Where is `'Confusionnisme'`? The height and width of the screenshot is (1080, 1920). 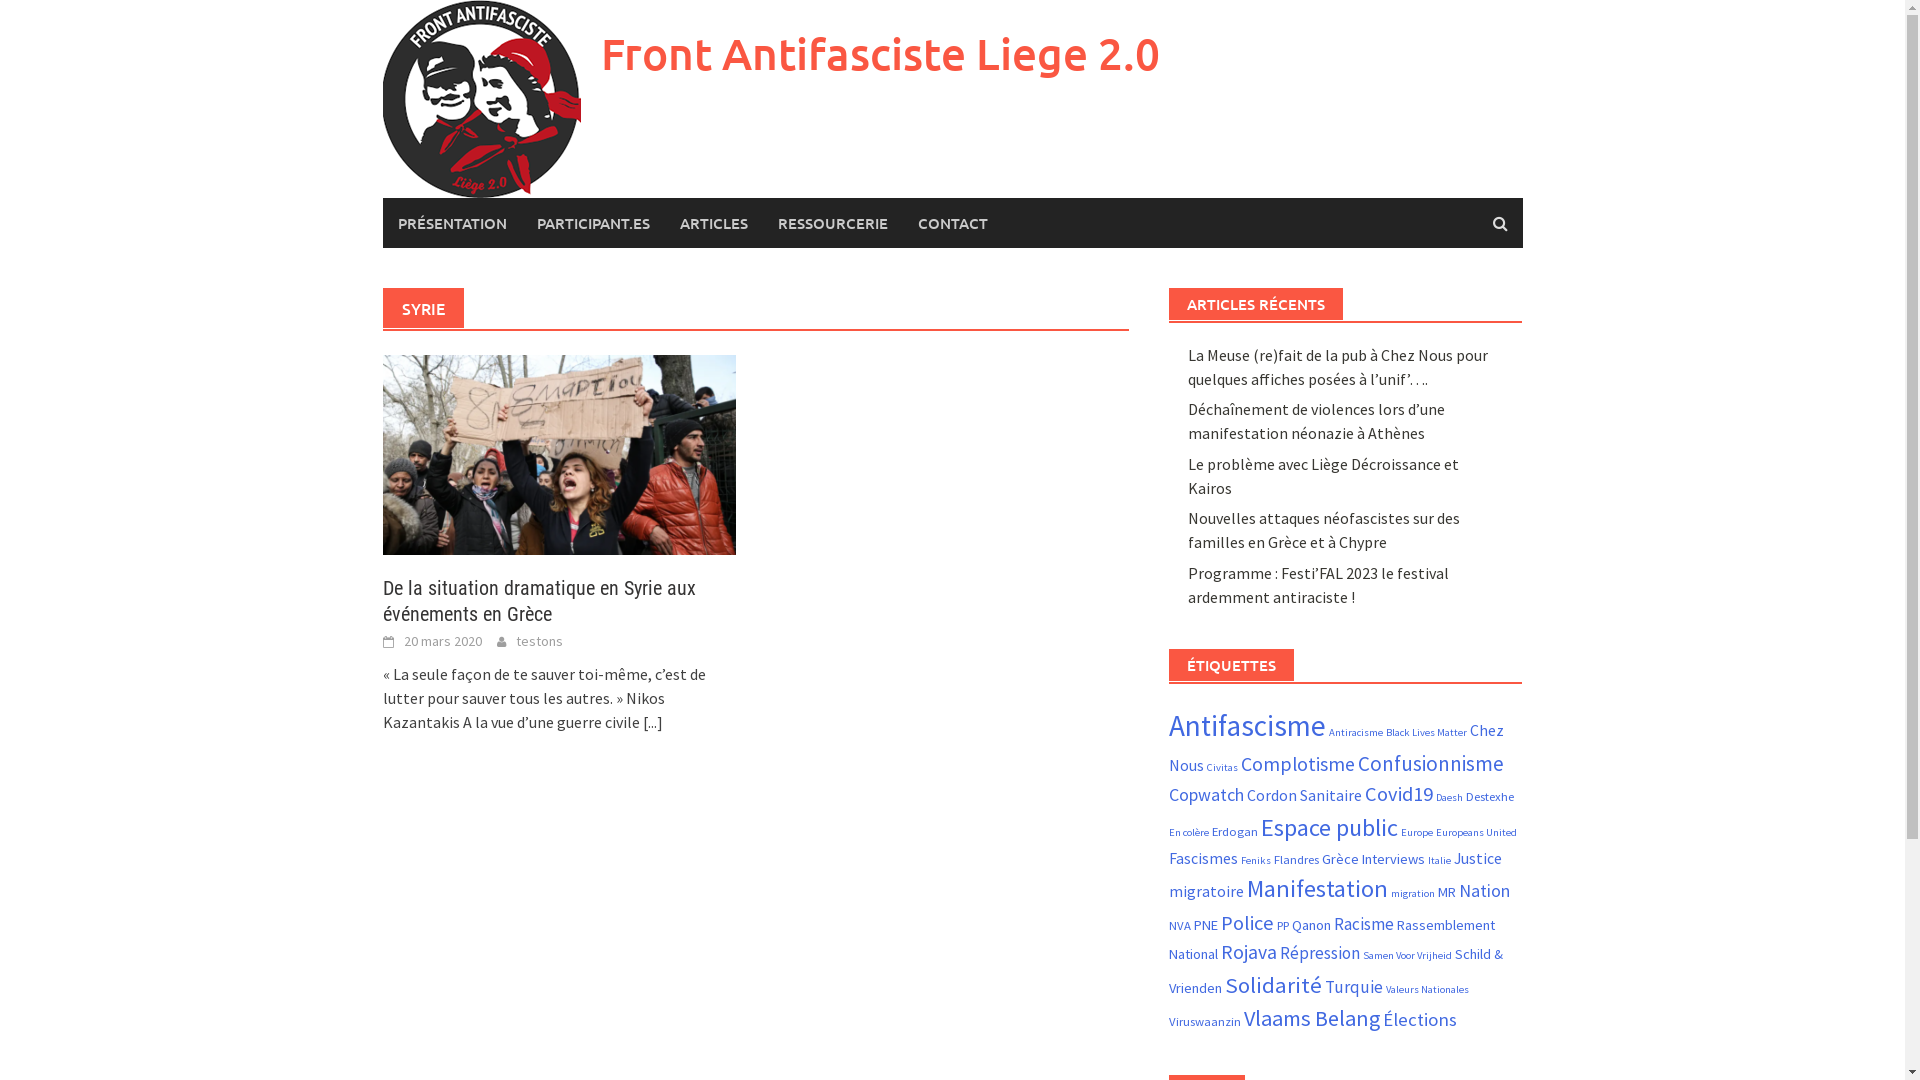
'Confusionnisme' is located at coordinates (1429, 763).